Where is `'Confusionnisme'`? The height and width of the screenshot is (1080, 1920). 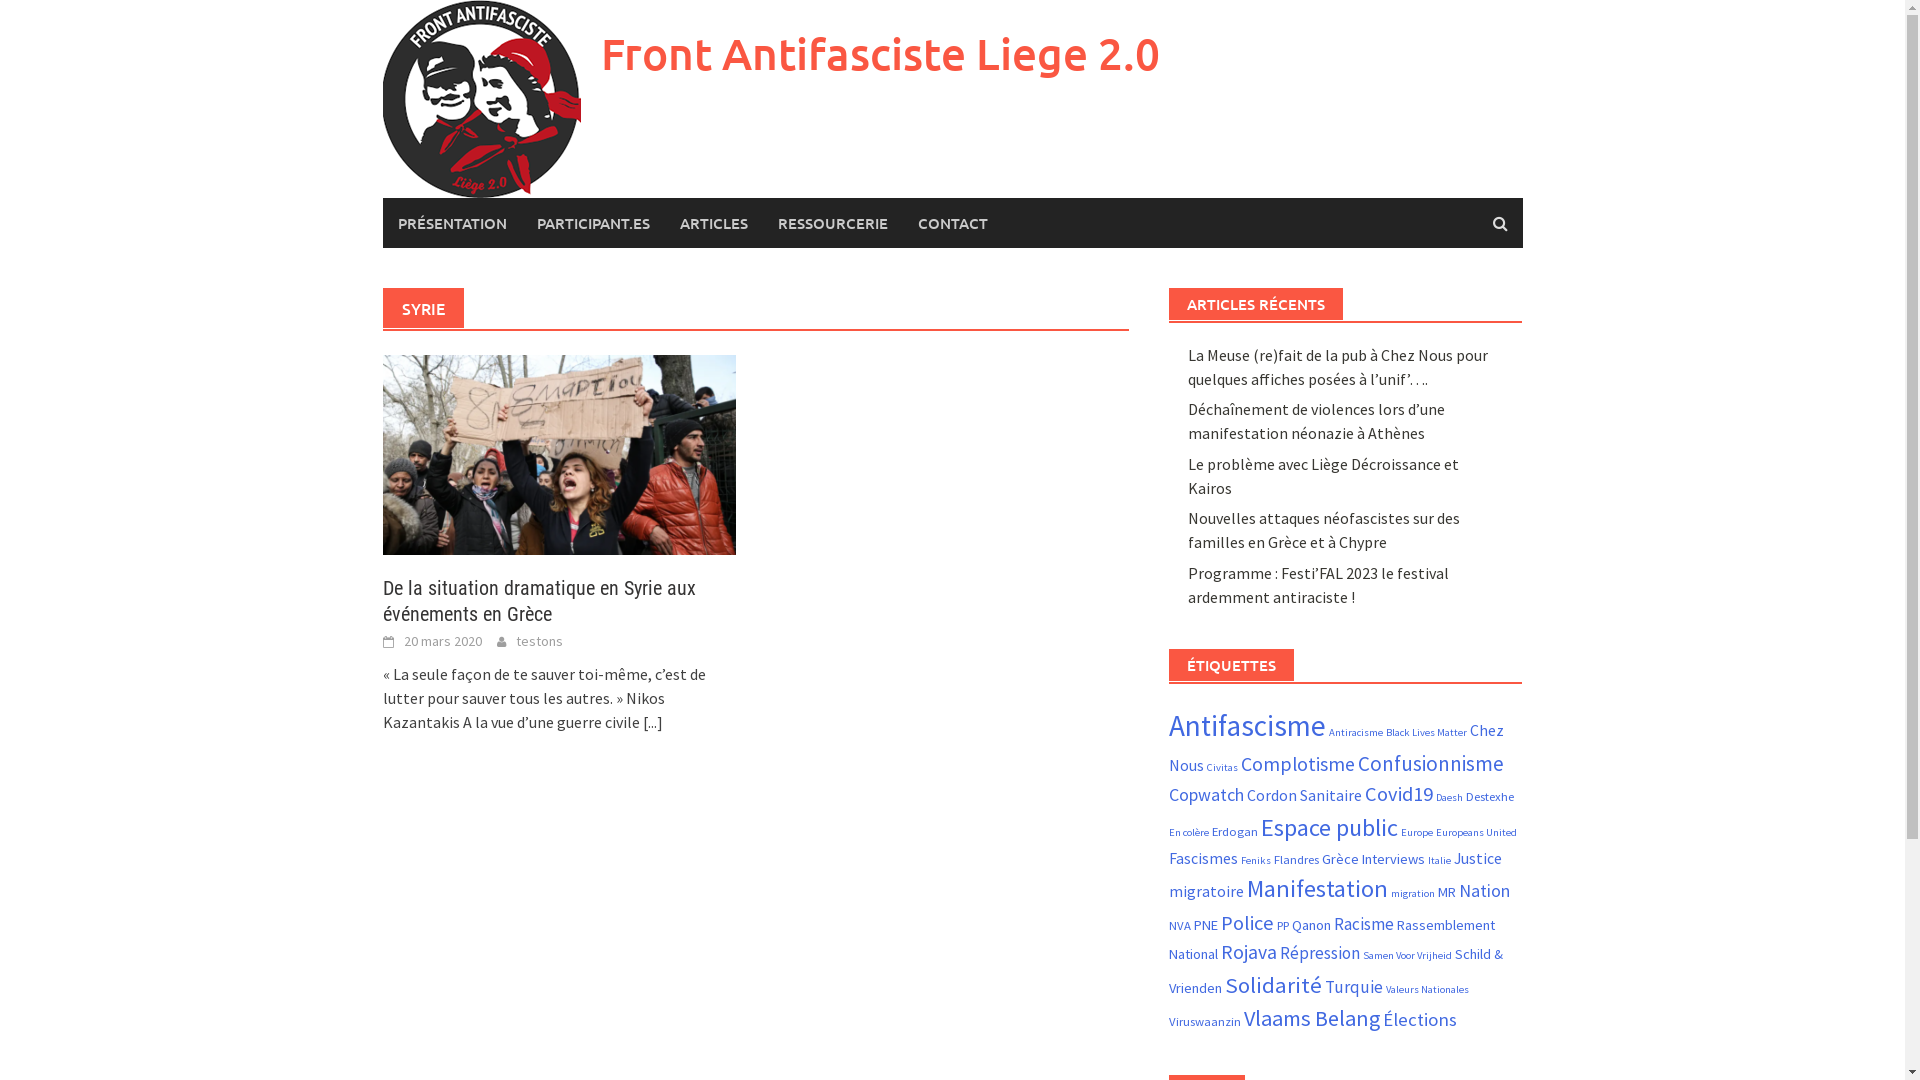
'Confusionnisme' is located at coordinates (1429, 763).